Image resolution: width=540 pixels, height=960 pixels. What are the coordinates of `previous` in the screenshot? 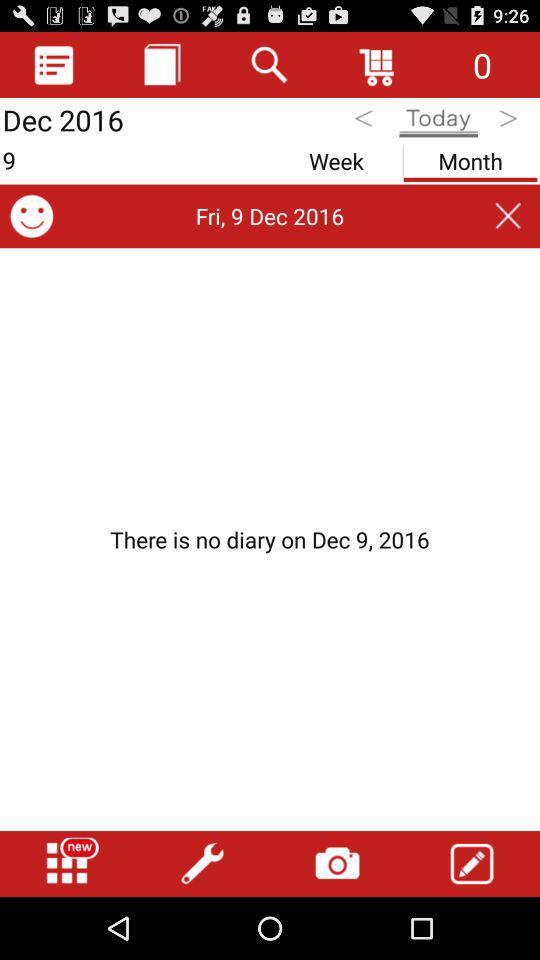 It's located at (365, 121).